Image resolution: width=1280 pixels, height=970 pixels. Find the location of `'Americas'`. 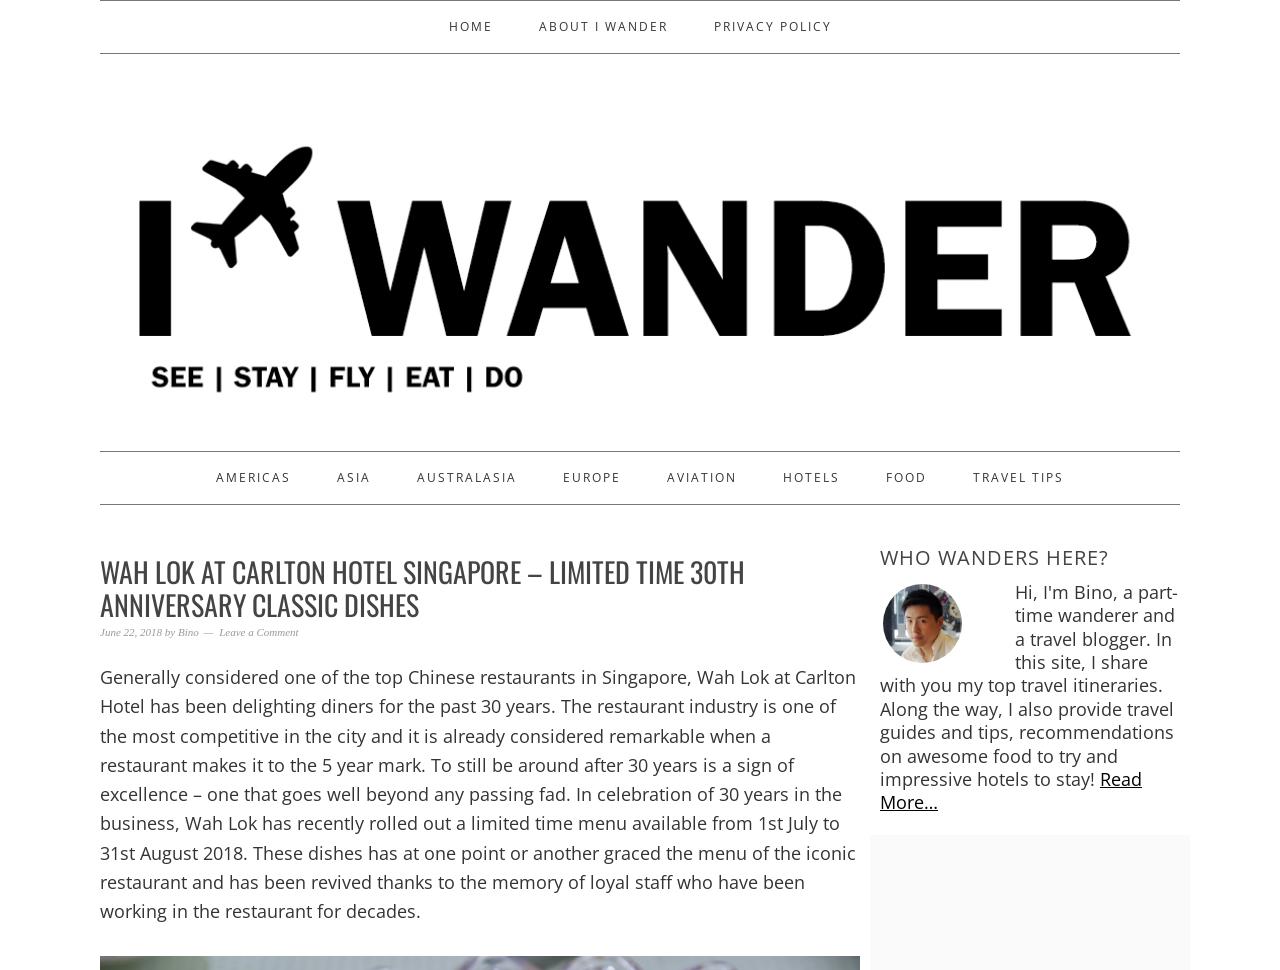

'Americas' is located at coordinates (252, 475).